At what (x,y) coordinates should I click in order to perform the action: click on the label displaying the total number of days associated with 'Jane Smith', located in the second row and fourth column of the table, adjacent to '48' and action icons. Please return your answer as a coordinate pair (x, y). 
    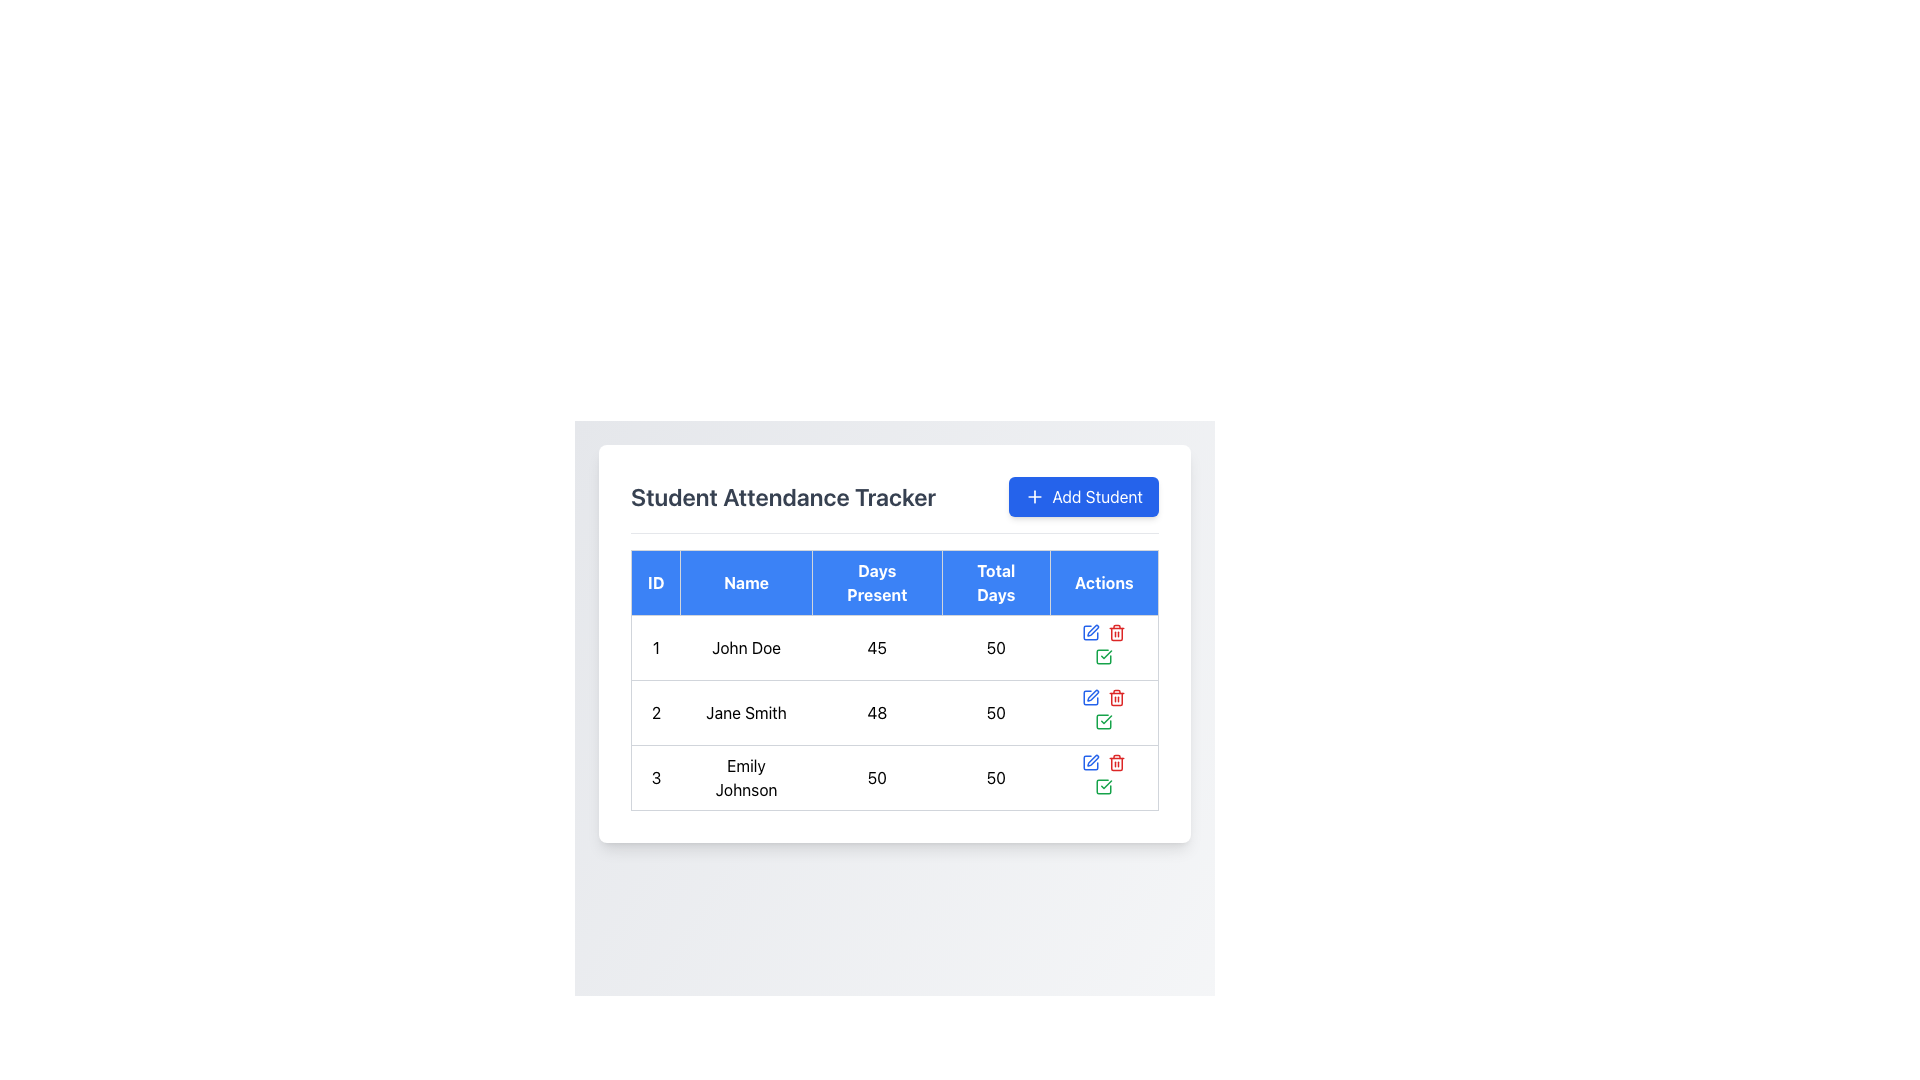
    Looking at the image, I should click on (996, 712).